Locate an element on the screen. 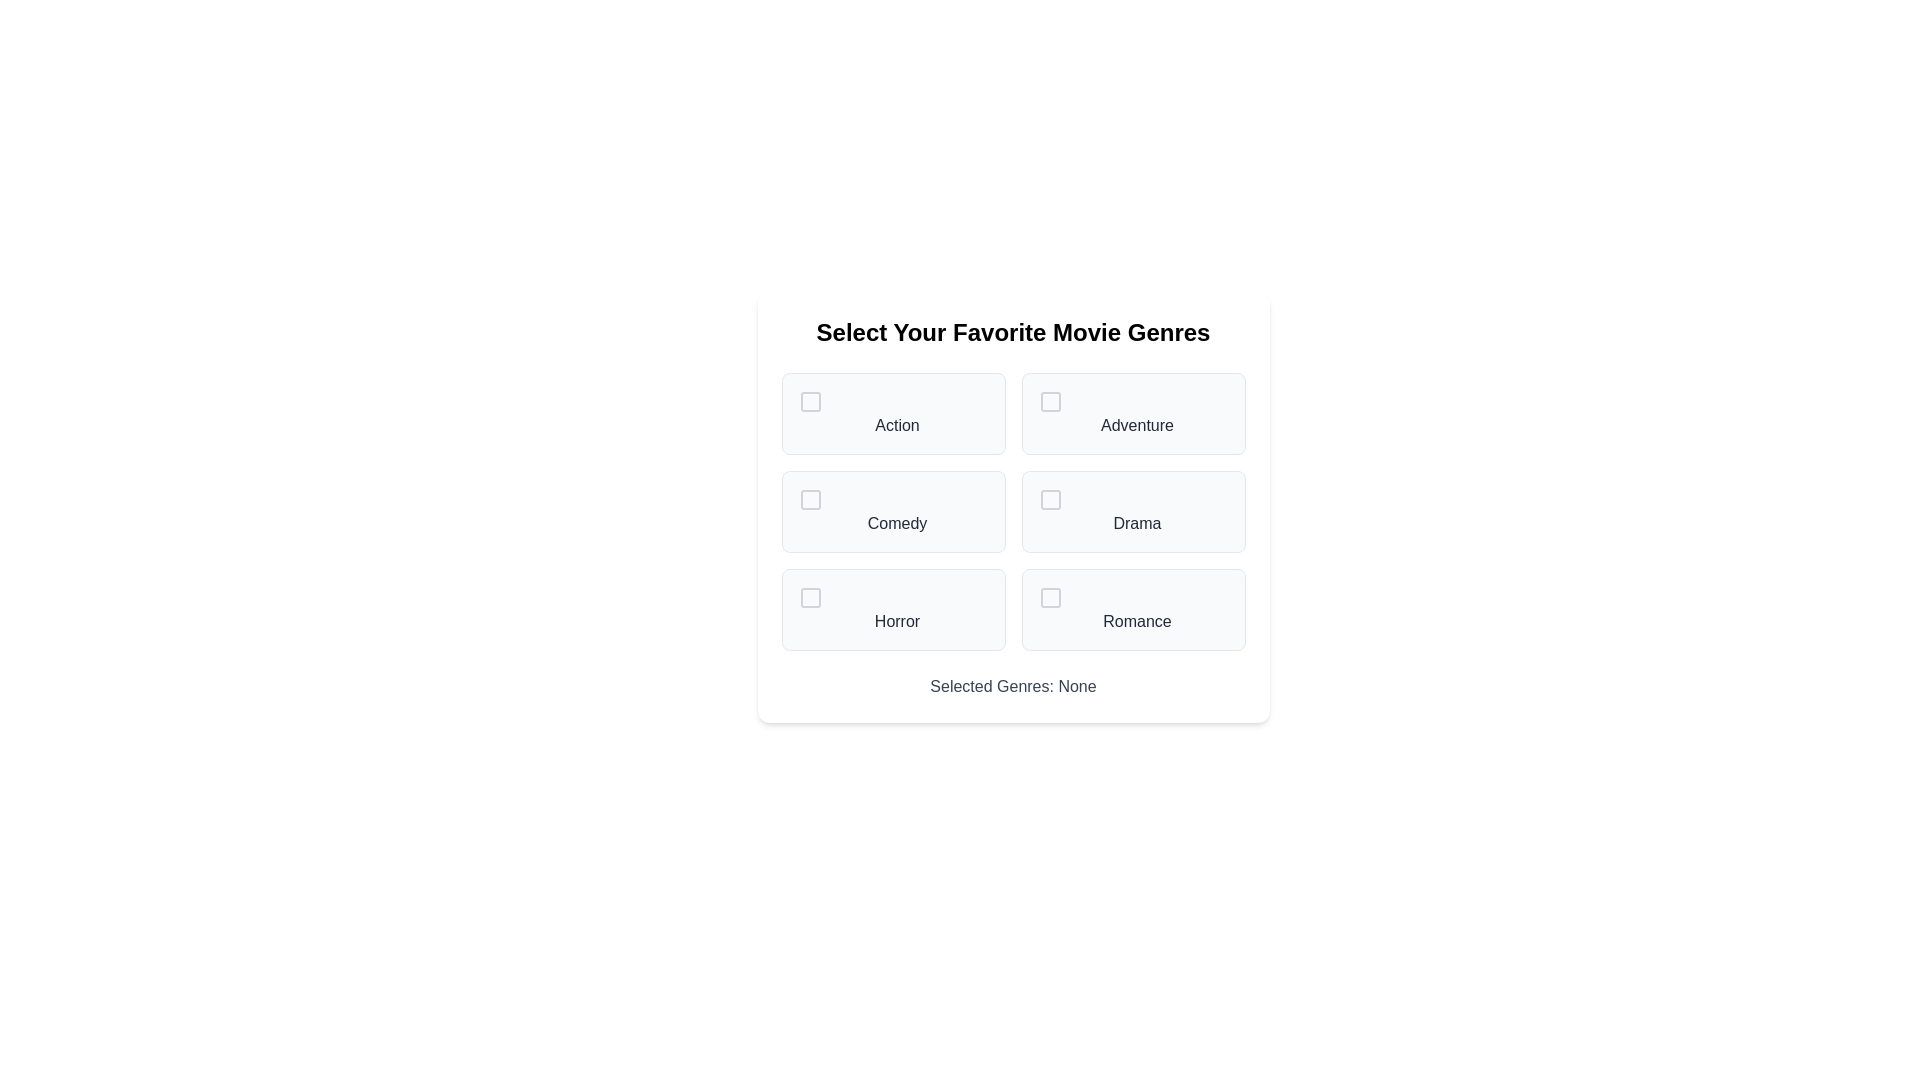 This screenshot has height=1080, width=1920. the genre Drama to select or deselect it is located at coordinates (1133, 511).